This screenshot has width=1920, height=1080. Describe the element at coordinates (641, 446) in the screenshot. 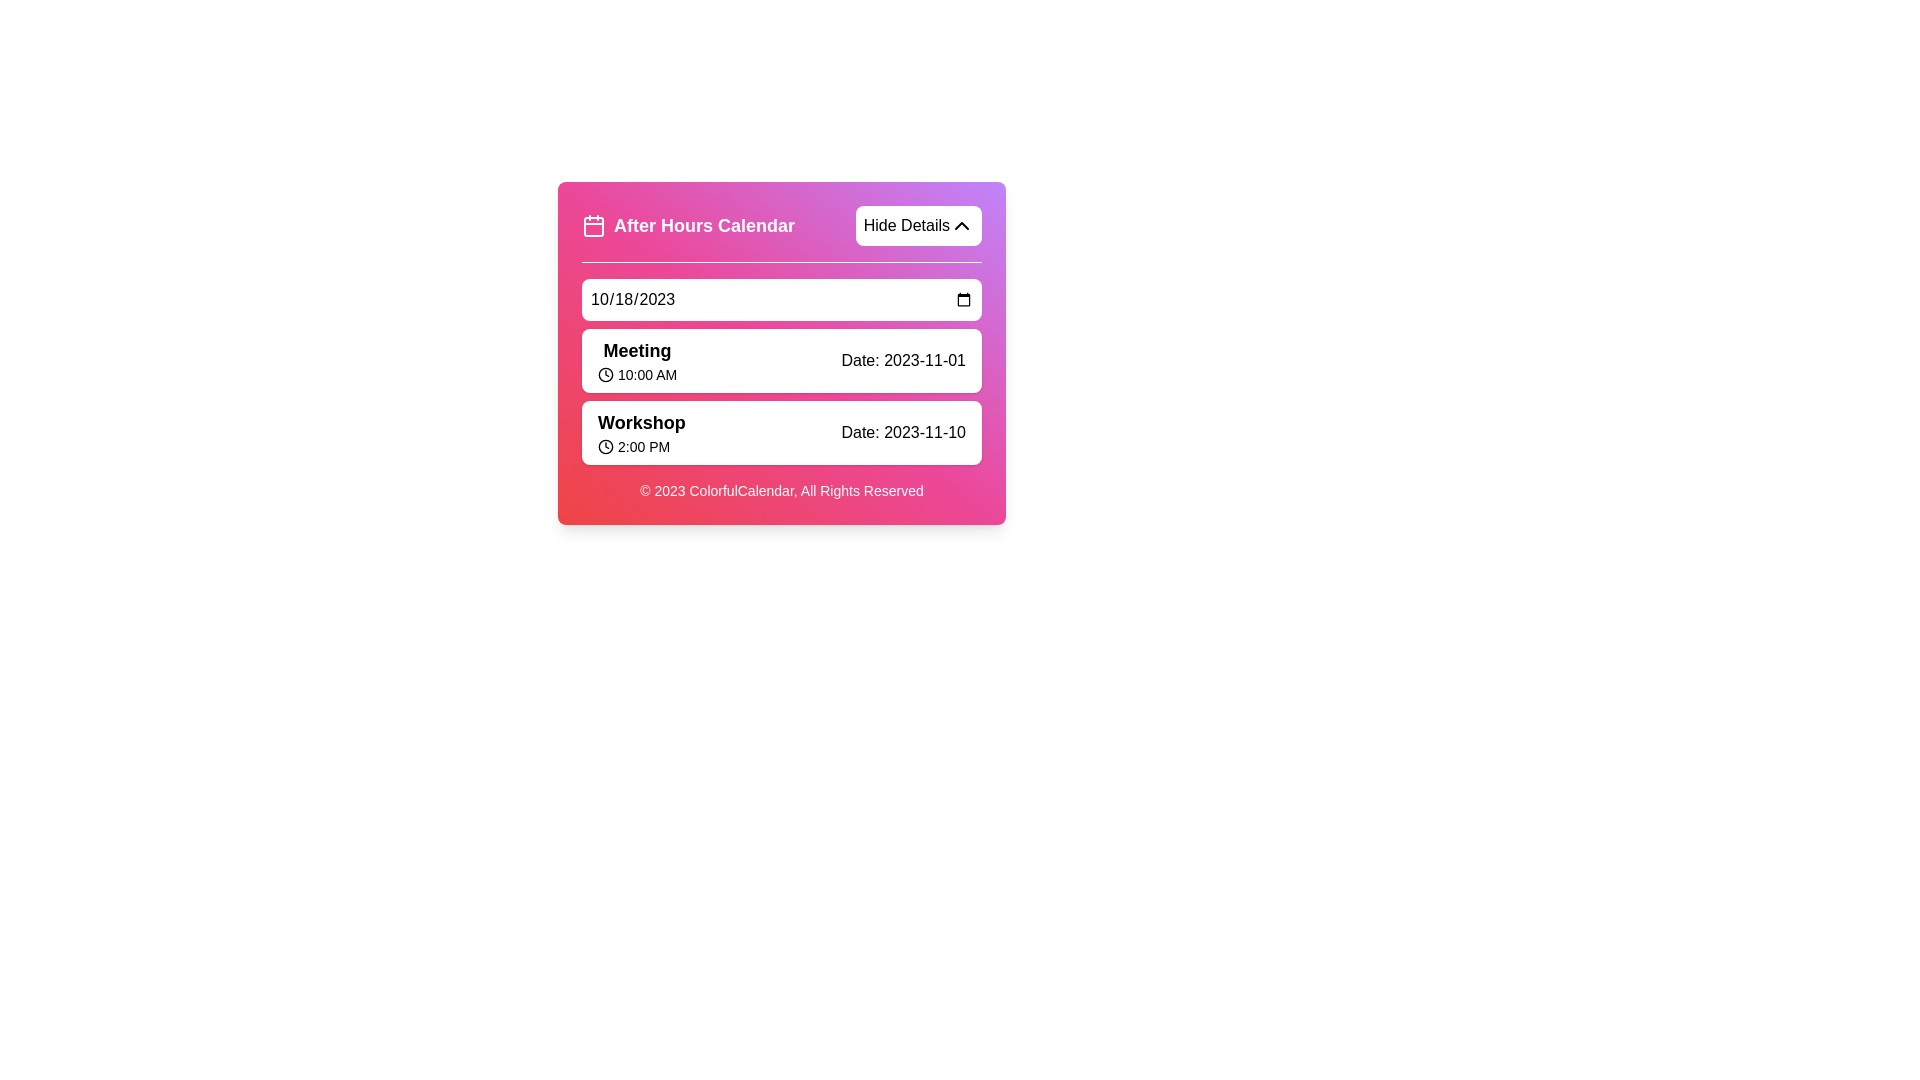

I see `the scheduled time text for the workshop, which is displayed in the format '2:00 PM' and is positioned below the 'Workshop' title text and to the right of the clock icon` at that location.